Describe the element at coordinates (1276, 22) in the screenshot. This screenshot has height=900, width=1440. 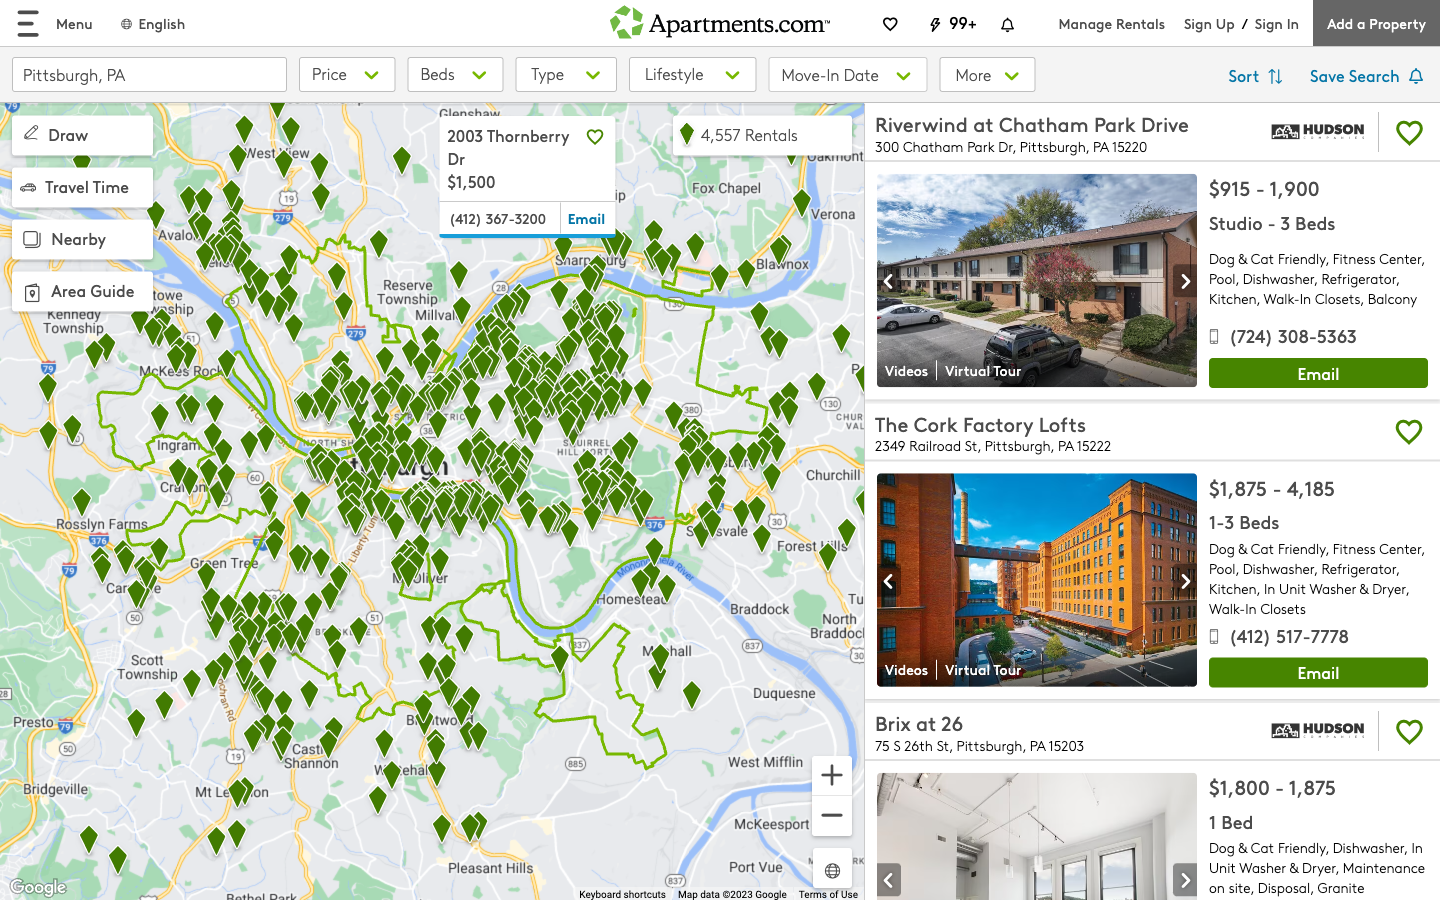
I see `Advance to log in feature` at that location.